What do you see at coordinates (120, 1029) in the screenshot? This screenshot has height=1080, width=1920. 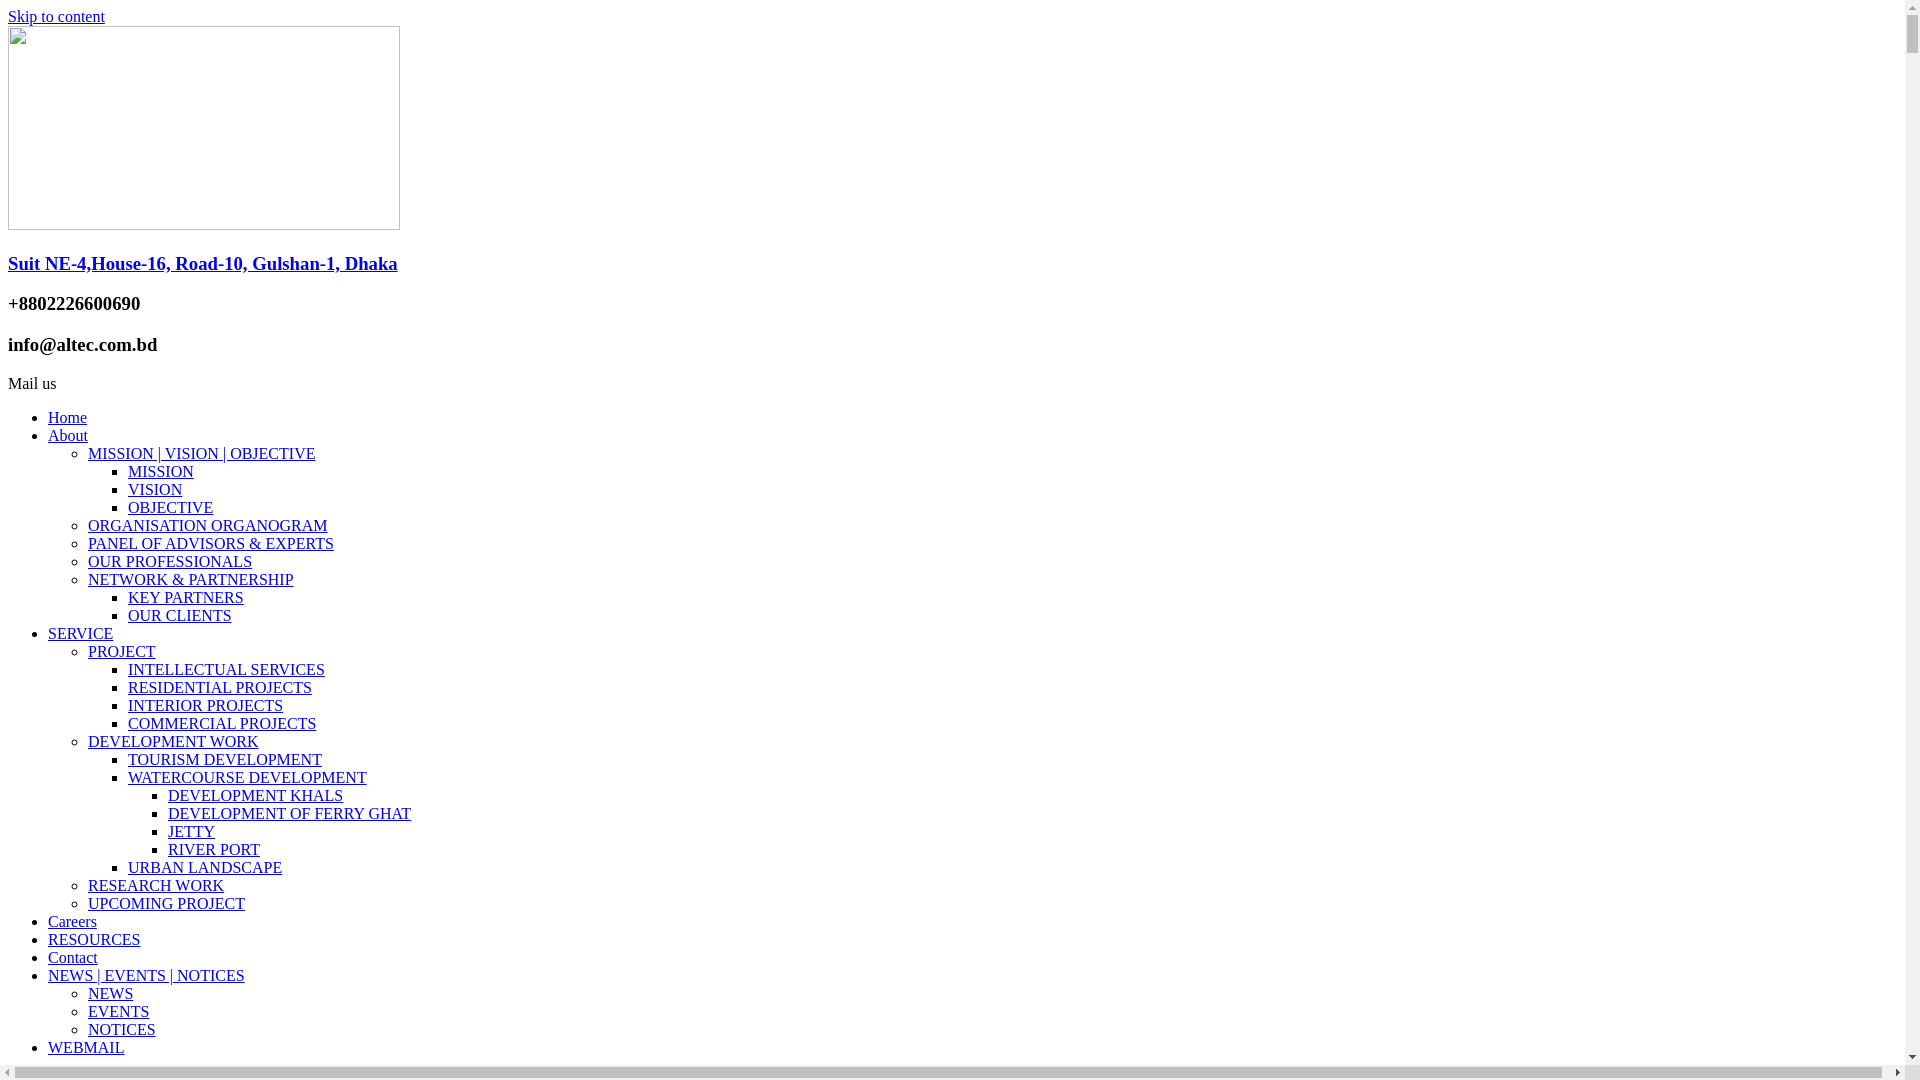 I see `'NOTICES'` at bounding box center [120, 1029].